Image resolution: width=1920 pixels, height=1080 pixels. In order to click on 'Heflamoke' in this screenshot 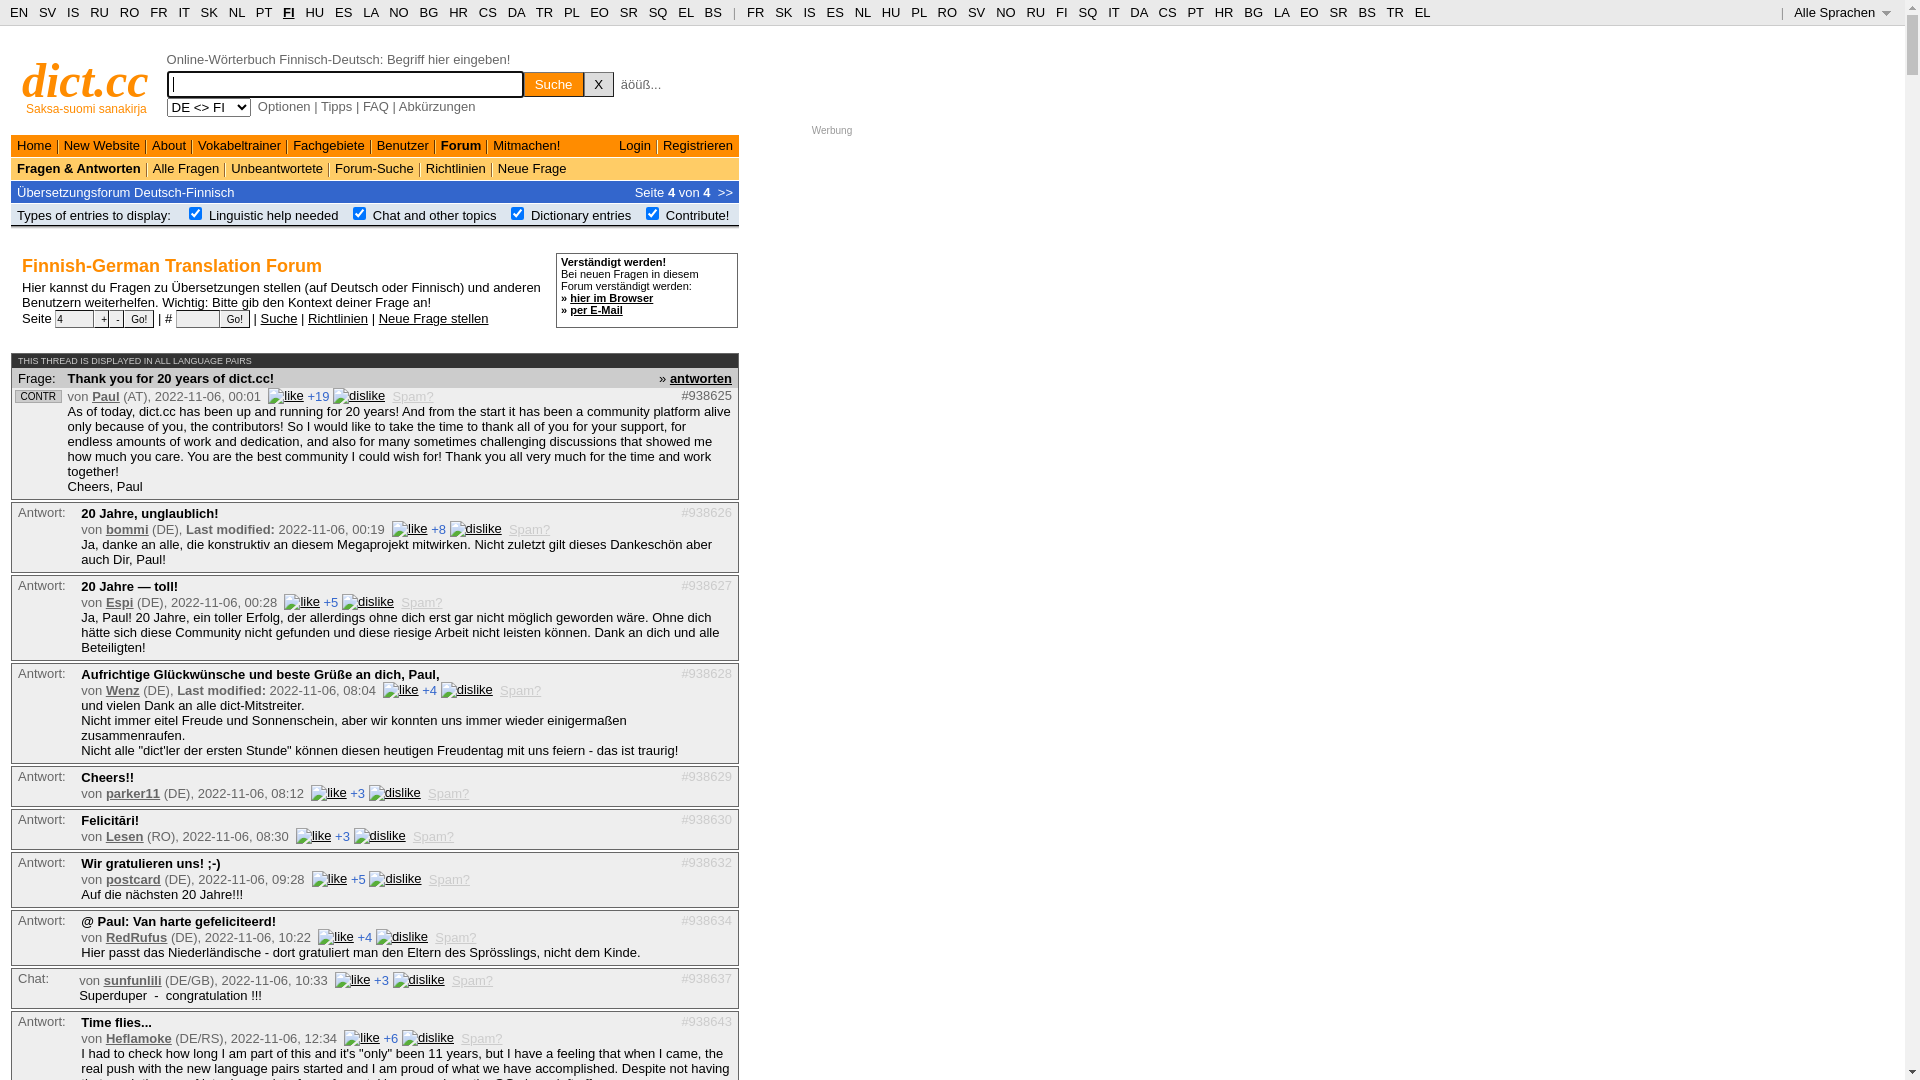, I will do `click(138, 1037)`.